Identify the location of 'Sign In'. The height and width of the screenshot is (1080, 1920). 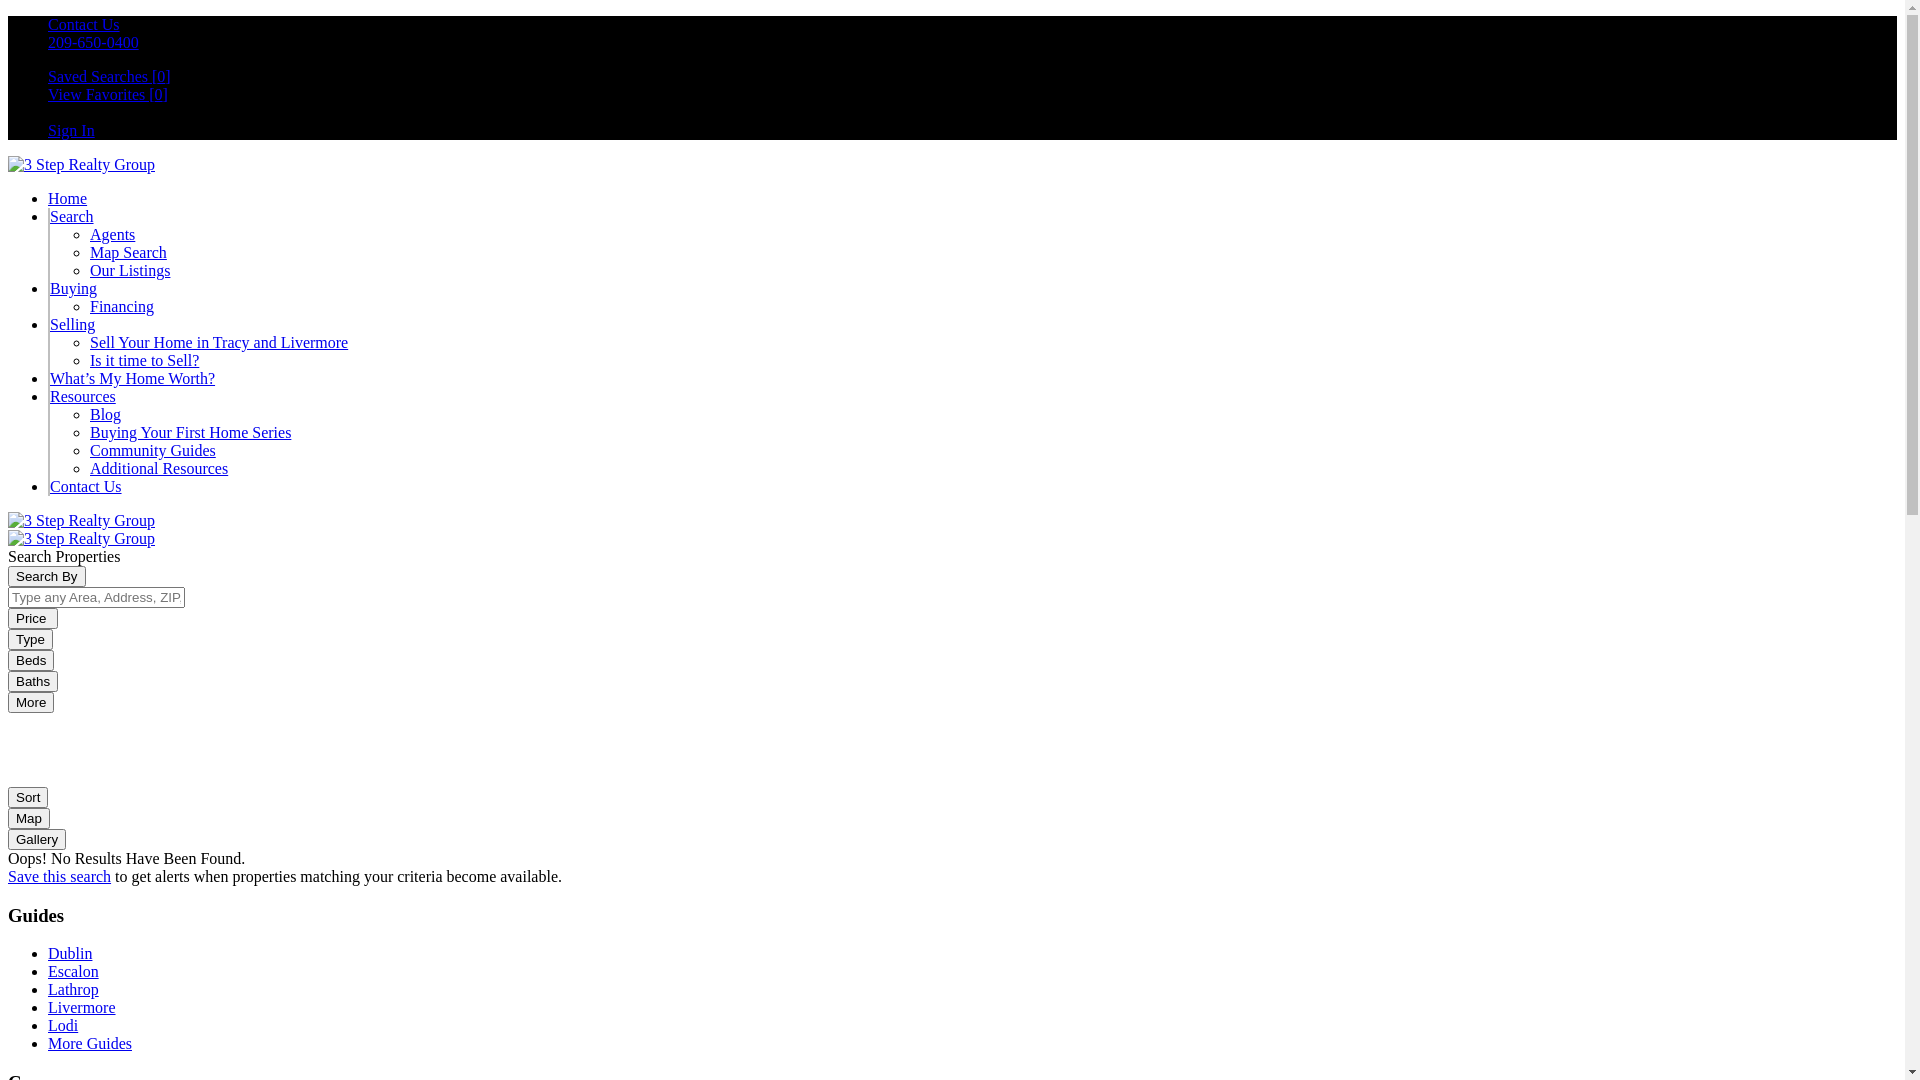
(71, 130).